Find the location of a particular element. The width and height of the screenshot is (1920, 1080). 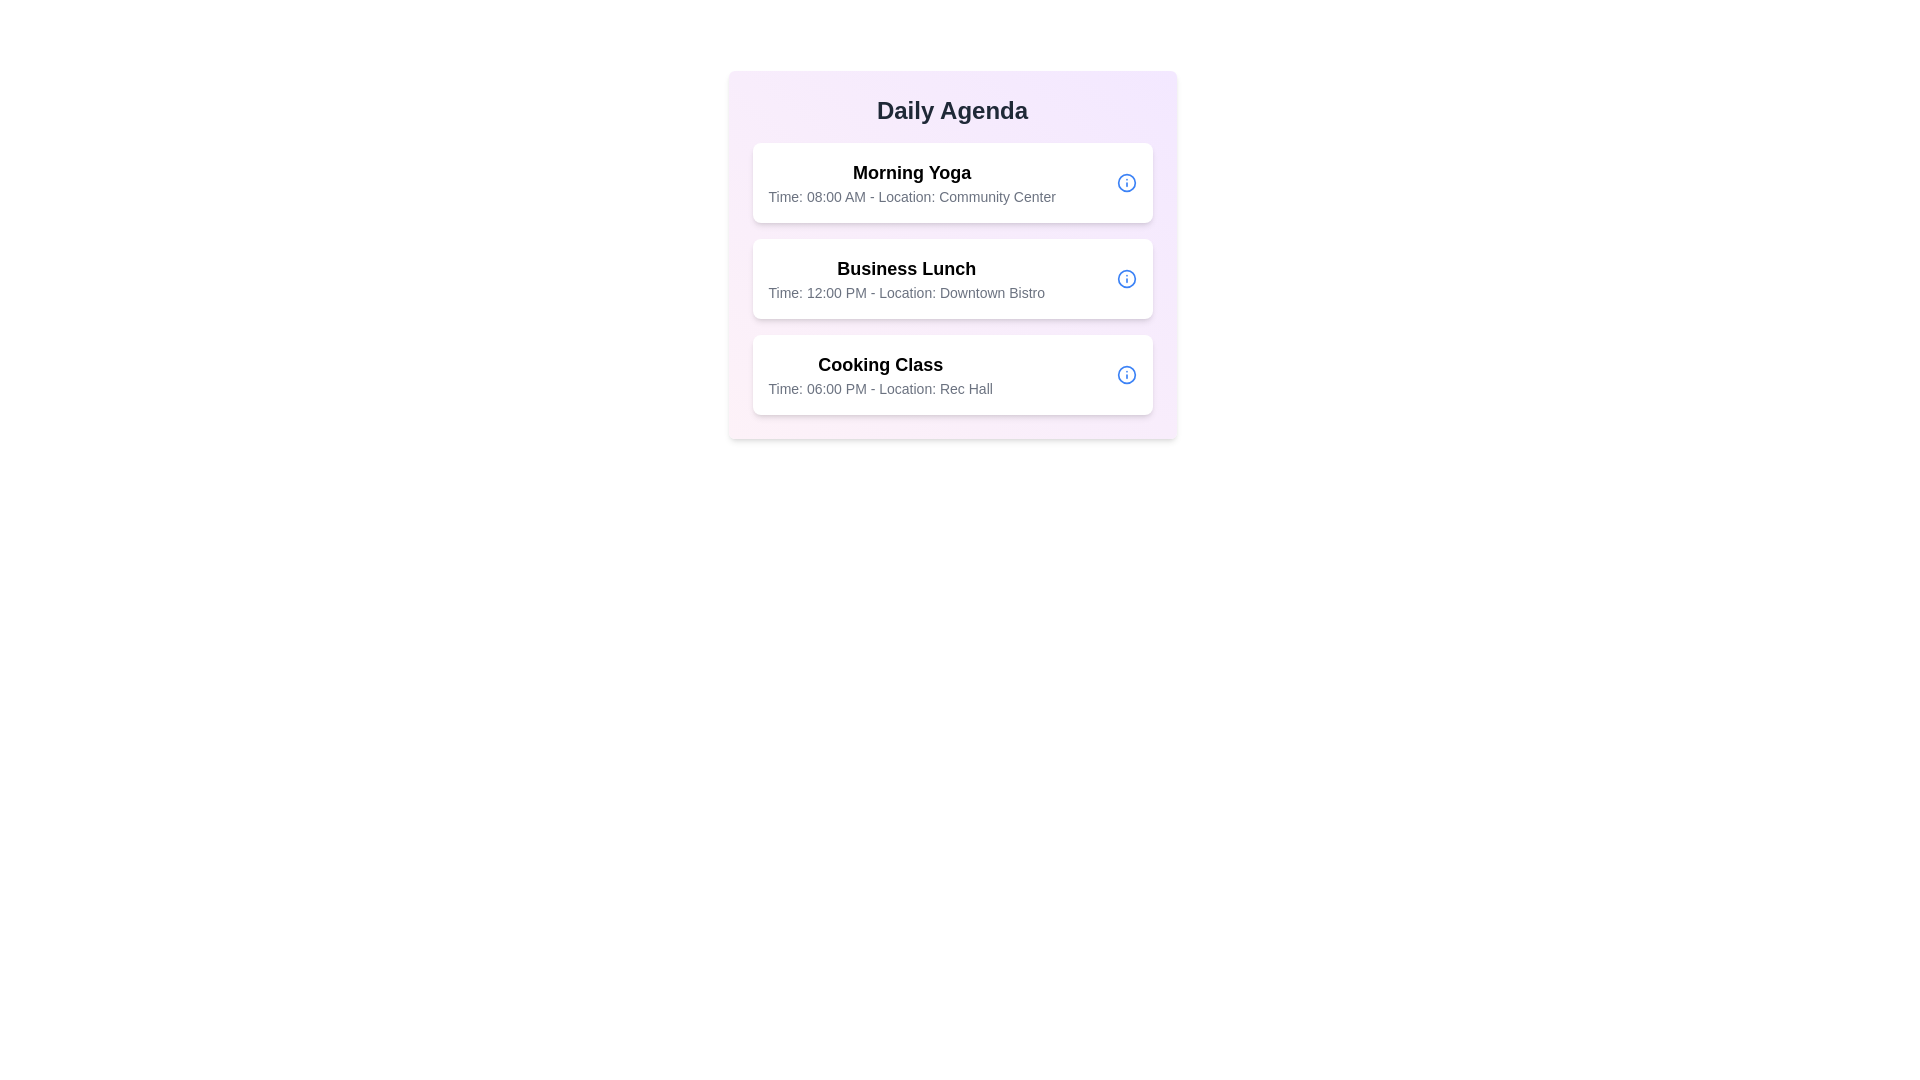

the list item corresponding to Business Lunch is located at coordinates (951, 278).